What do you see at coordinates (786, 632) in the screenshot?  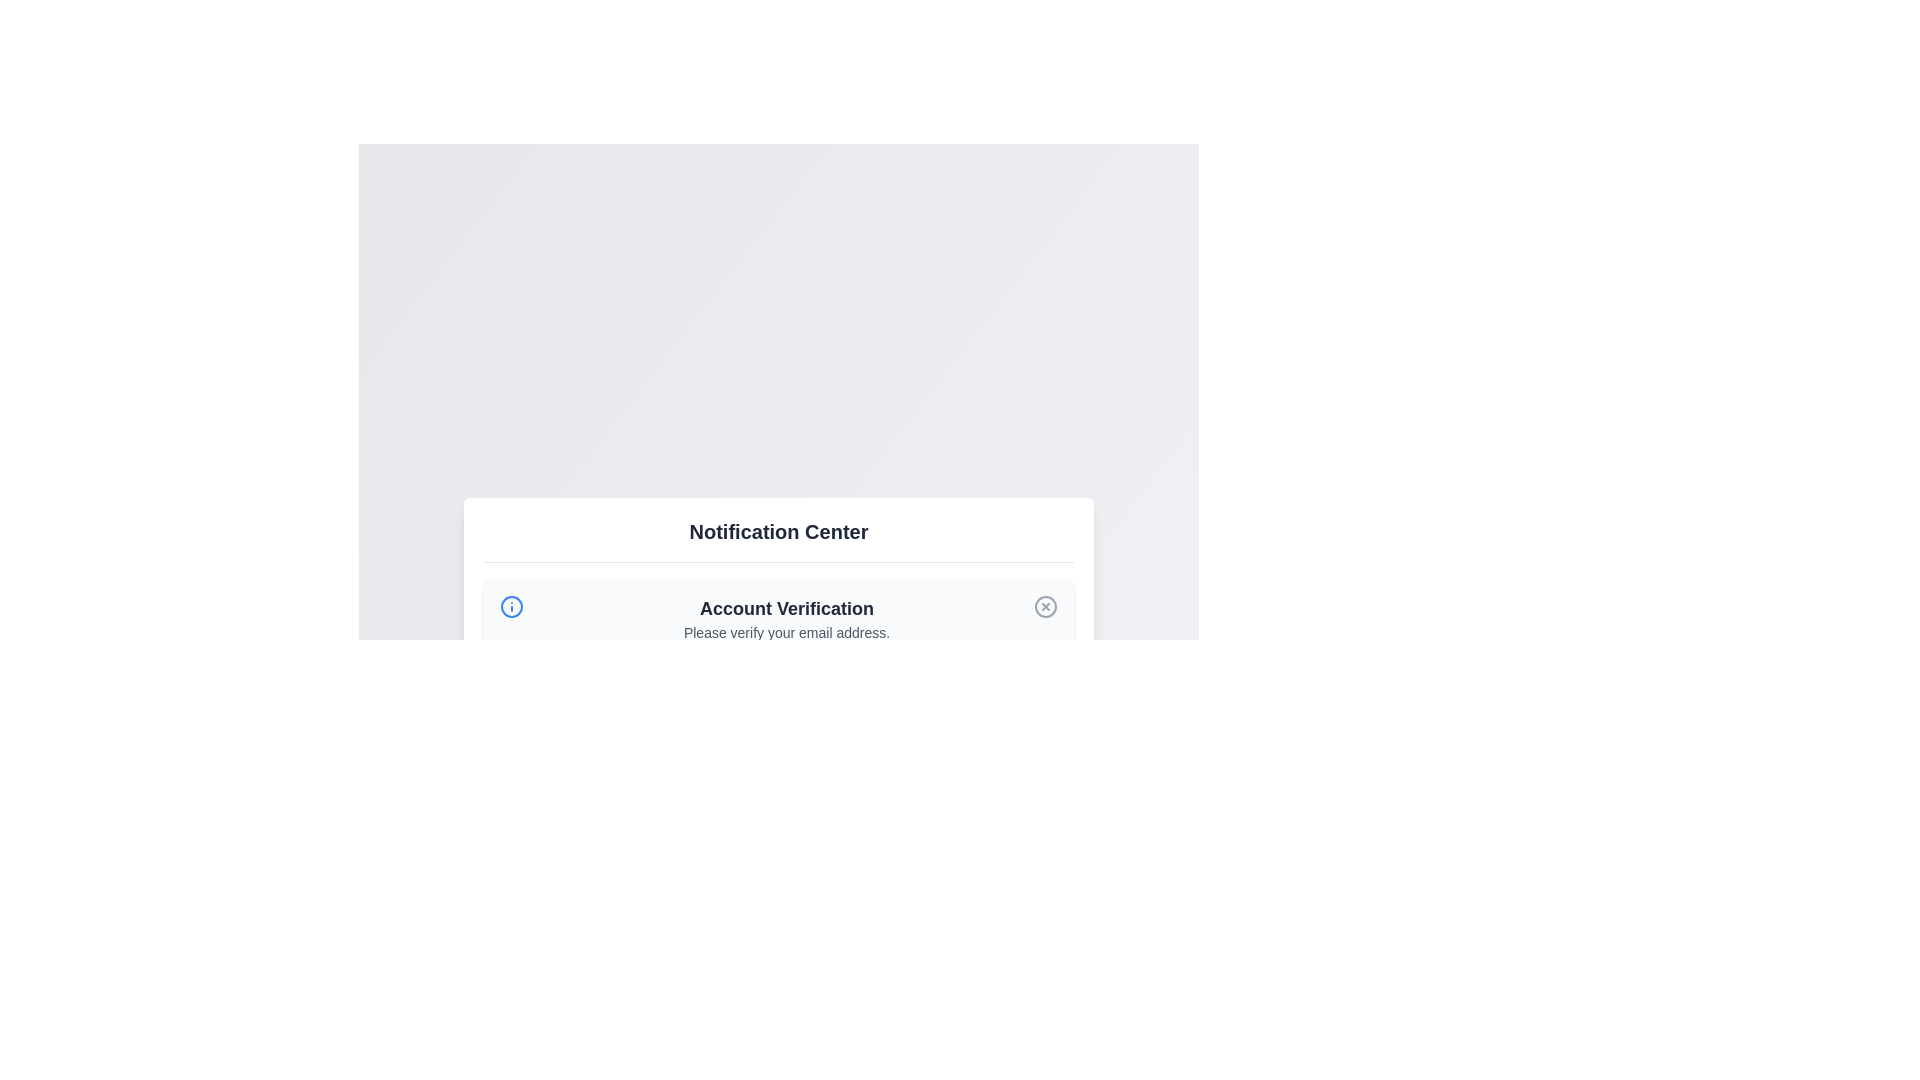 I see `the text label that reads 'Please verify your email address.' which is positioned below the 'Account Verification' heading` at bounding box center [786, 632].